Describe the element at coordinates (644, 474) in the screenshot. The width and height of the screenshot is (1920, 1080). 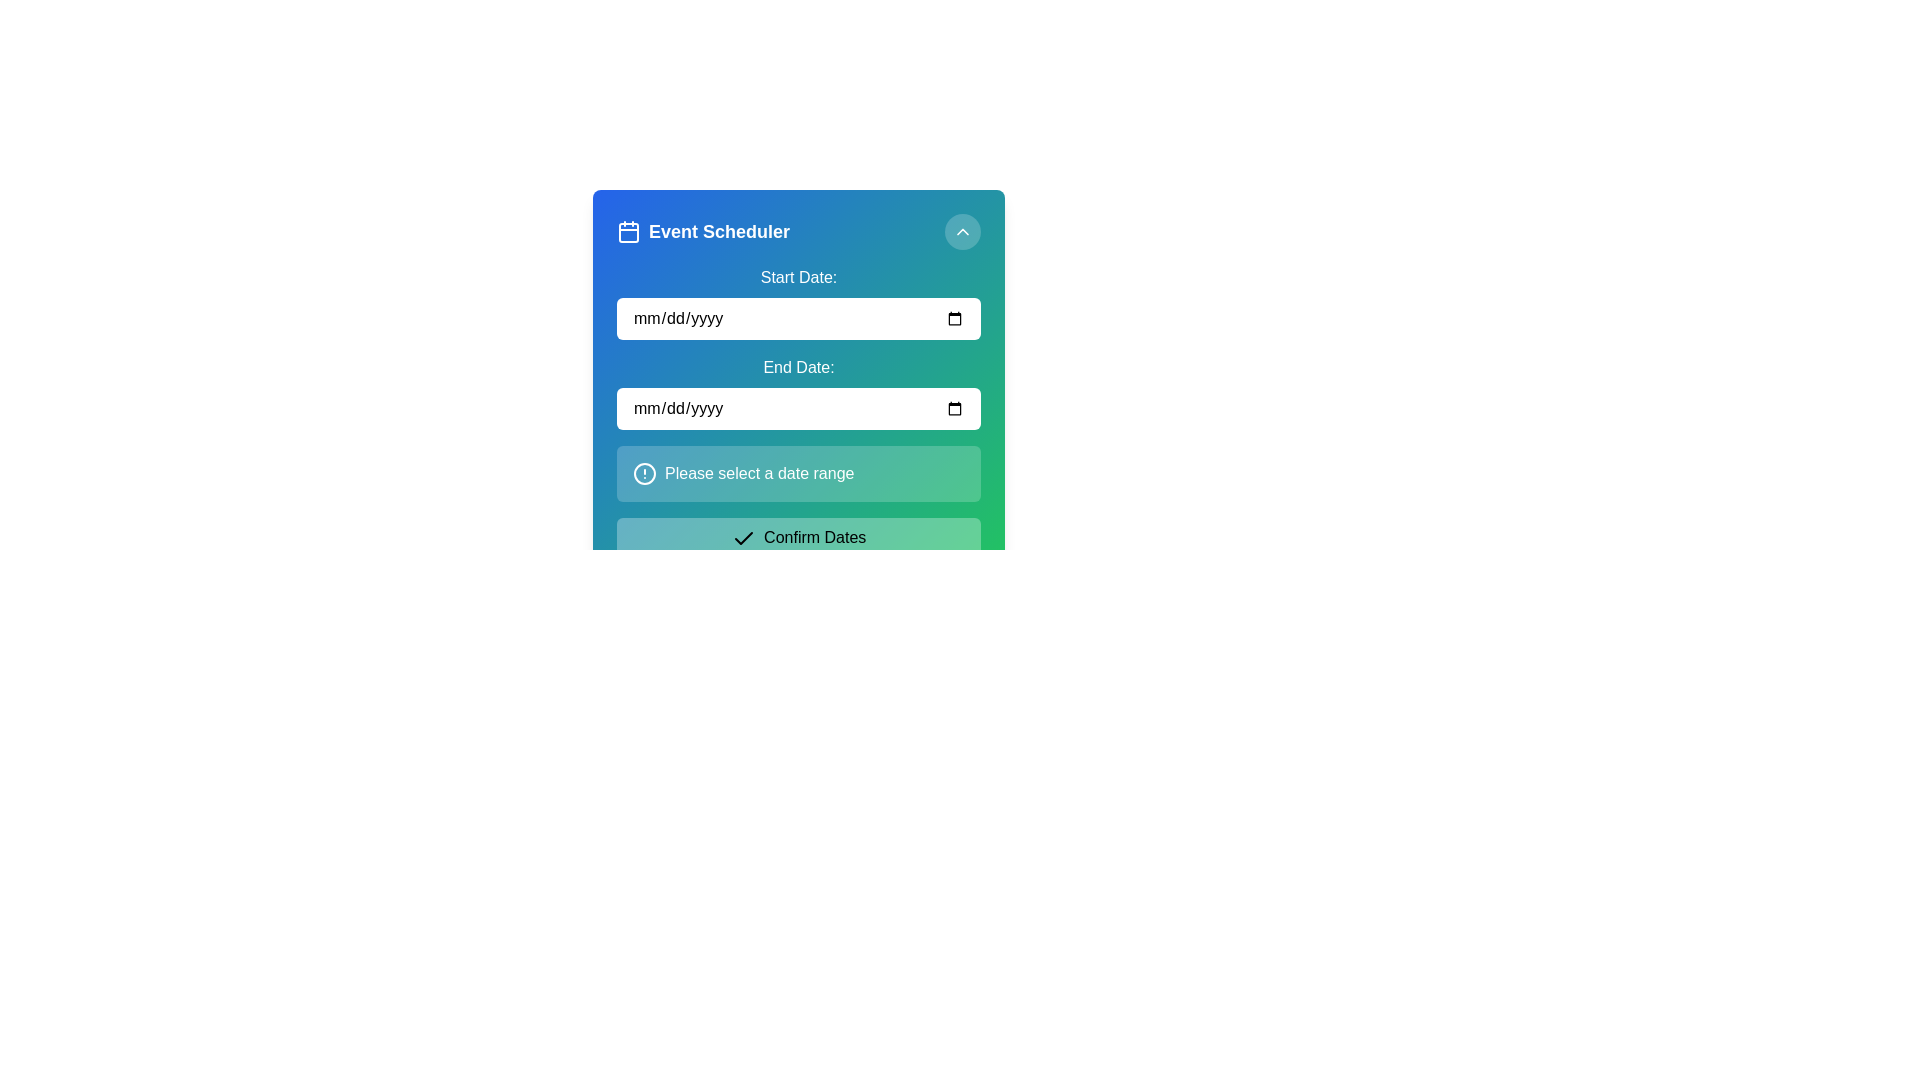
I see `the non-interactive warning icon that signifies the necessity for users to select a valid date range in the 'Event Scheduler' form` at that location.